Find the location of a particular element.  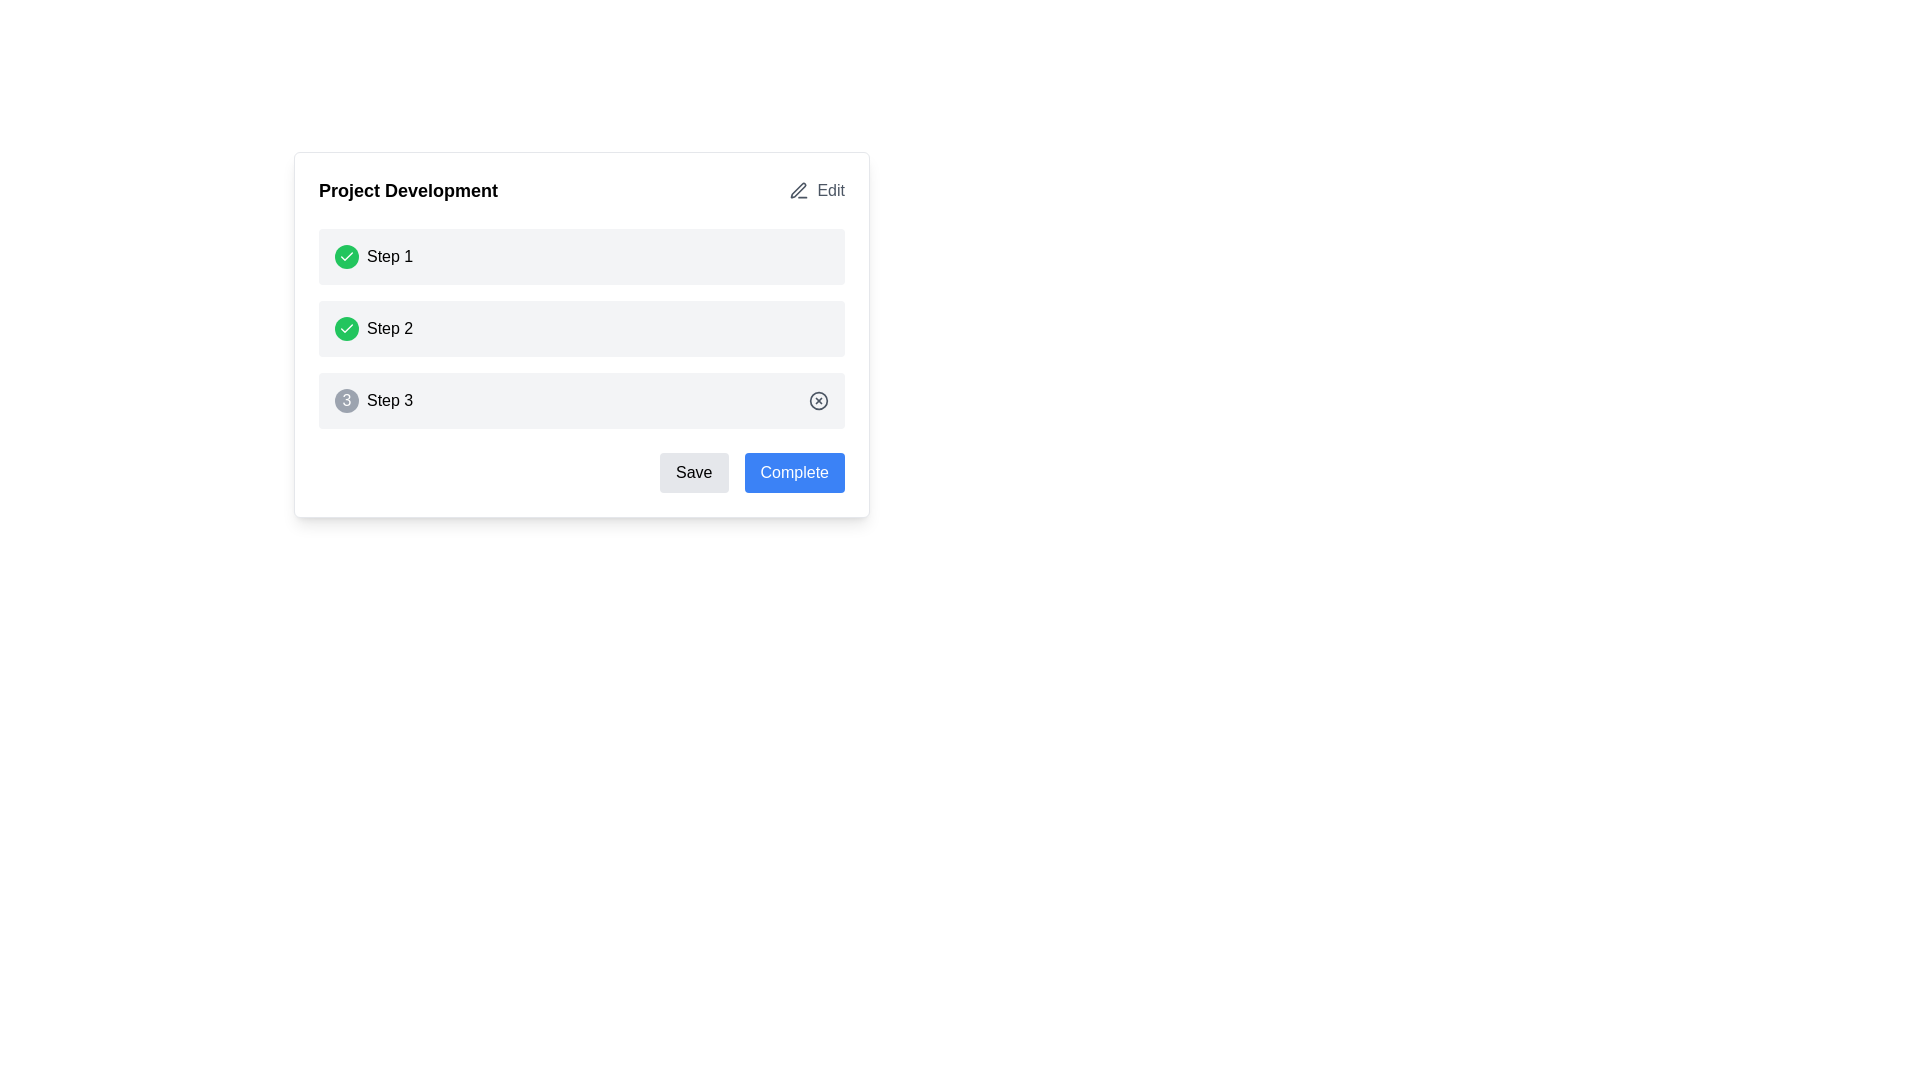

the button located in the top-right corner of the 'Project Development' section is located at coordinates (817, 191).